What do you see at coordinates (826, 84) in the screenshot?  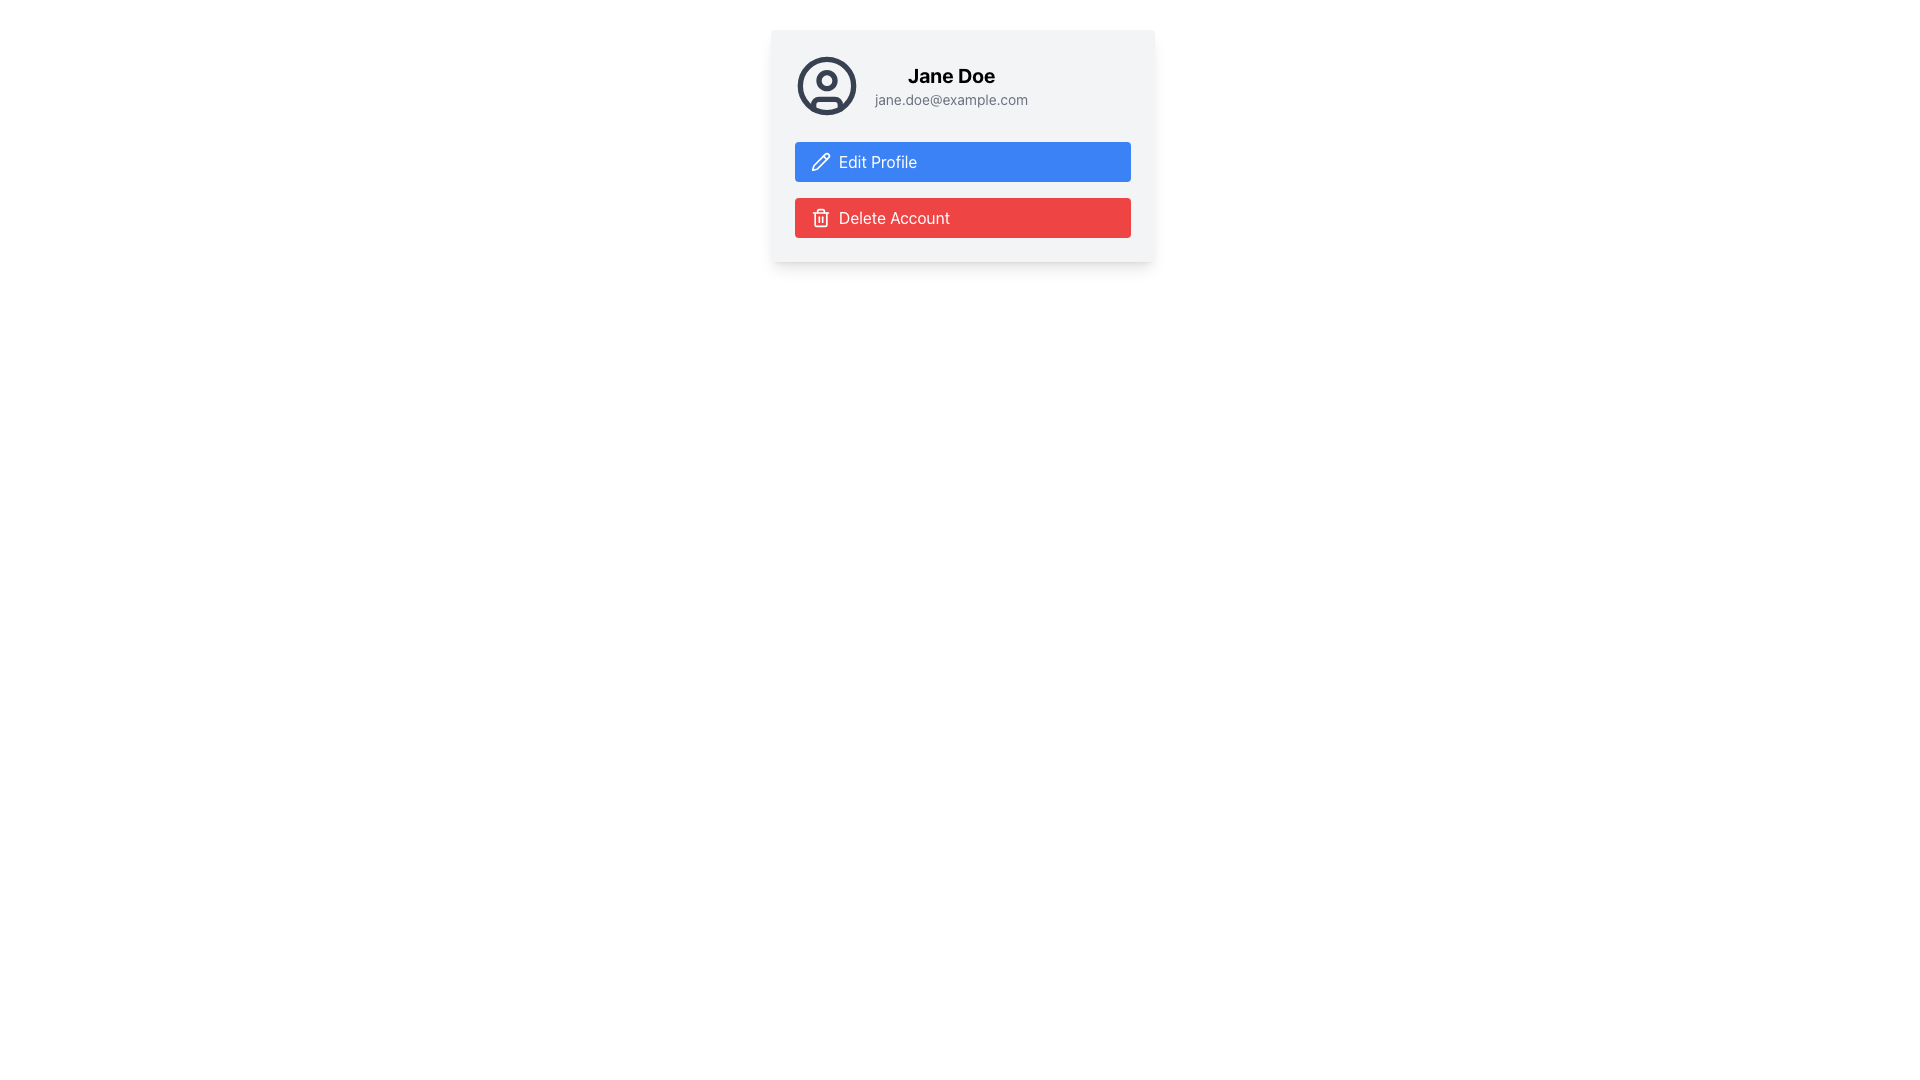 I see `the circular user avatar icon with a dark gray outline and white interior, located to the left of the 'Jane Doe' text block` at bounding box center [826, 84].